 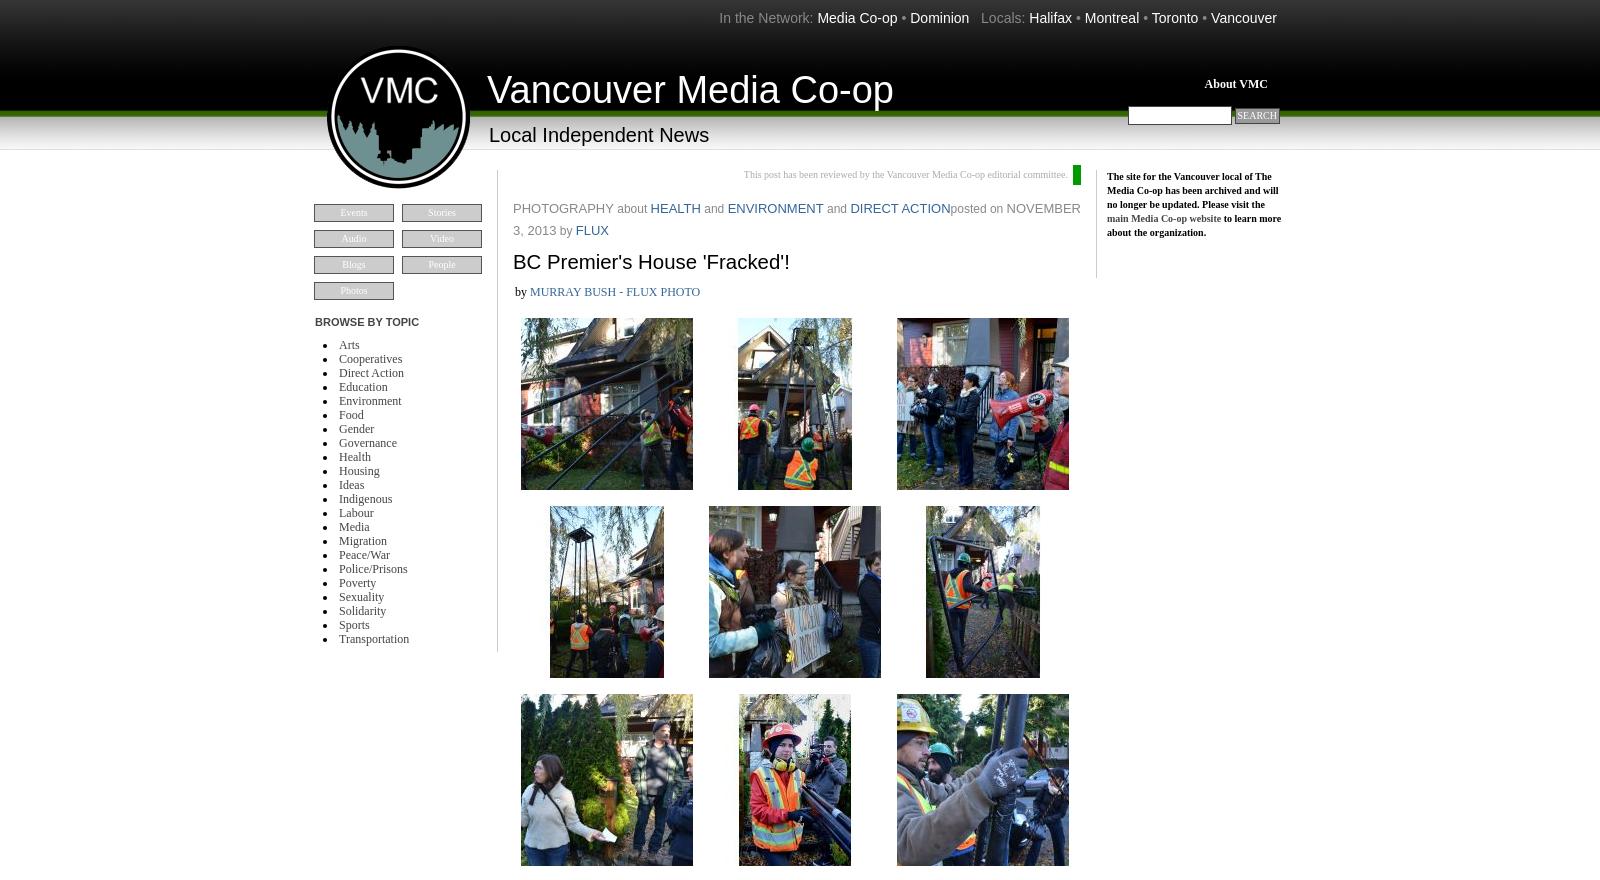 I want to click on 'Labour', so click(x=339, y=513).